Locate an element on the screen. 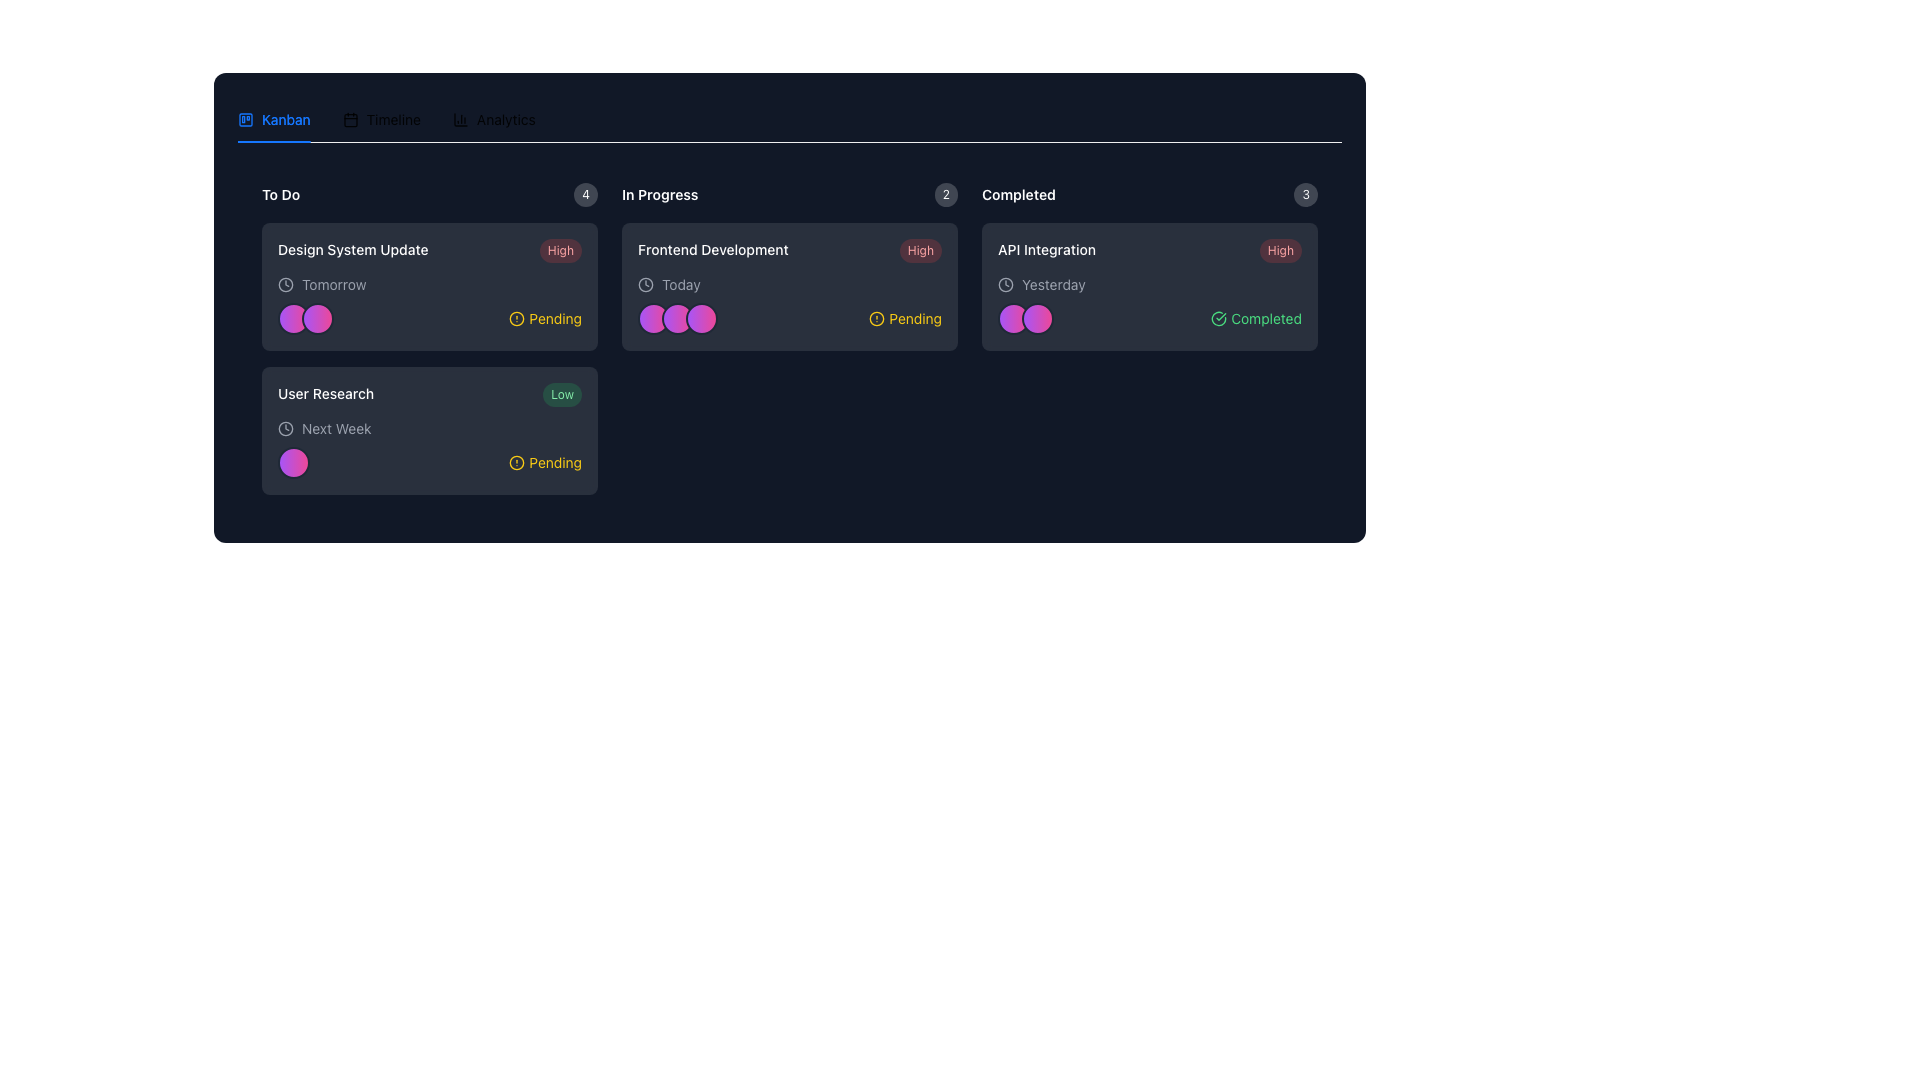 The width and height of the screenshot is (1920, 1080). the 'Frontend Development' Task Card from the 'In Progress' column is located at coordinates (789, 338).